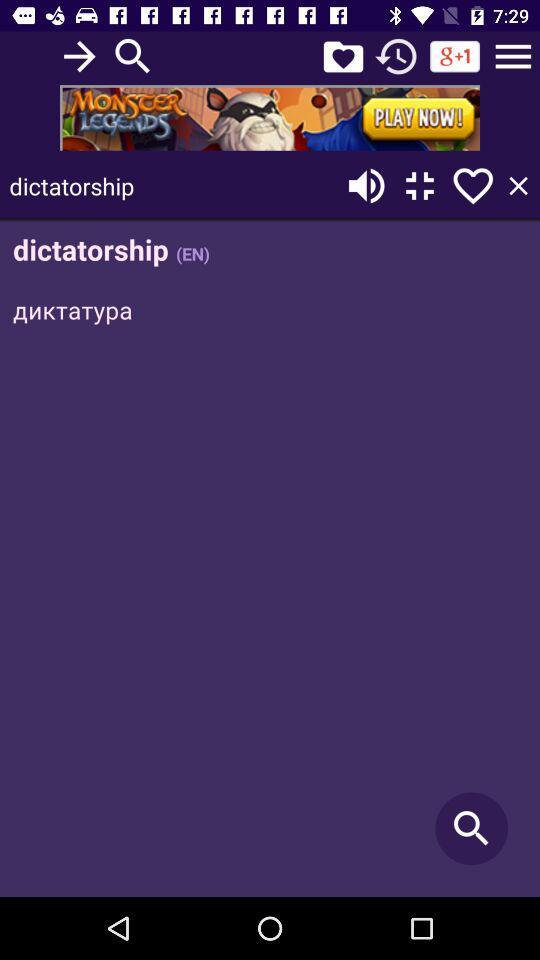 The width and height of the screenshot is (540, 960). What do you see at coordinates (365, 185) in the screenshot?
I see `for volume` at bounding box center [365, 185].